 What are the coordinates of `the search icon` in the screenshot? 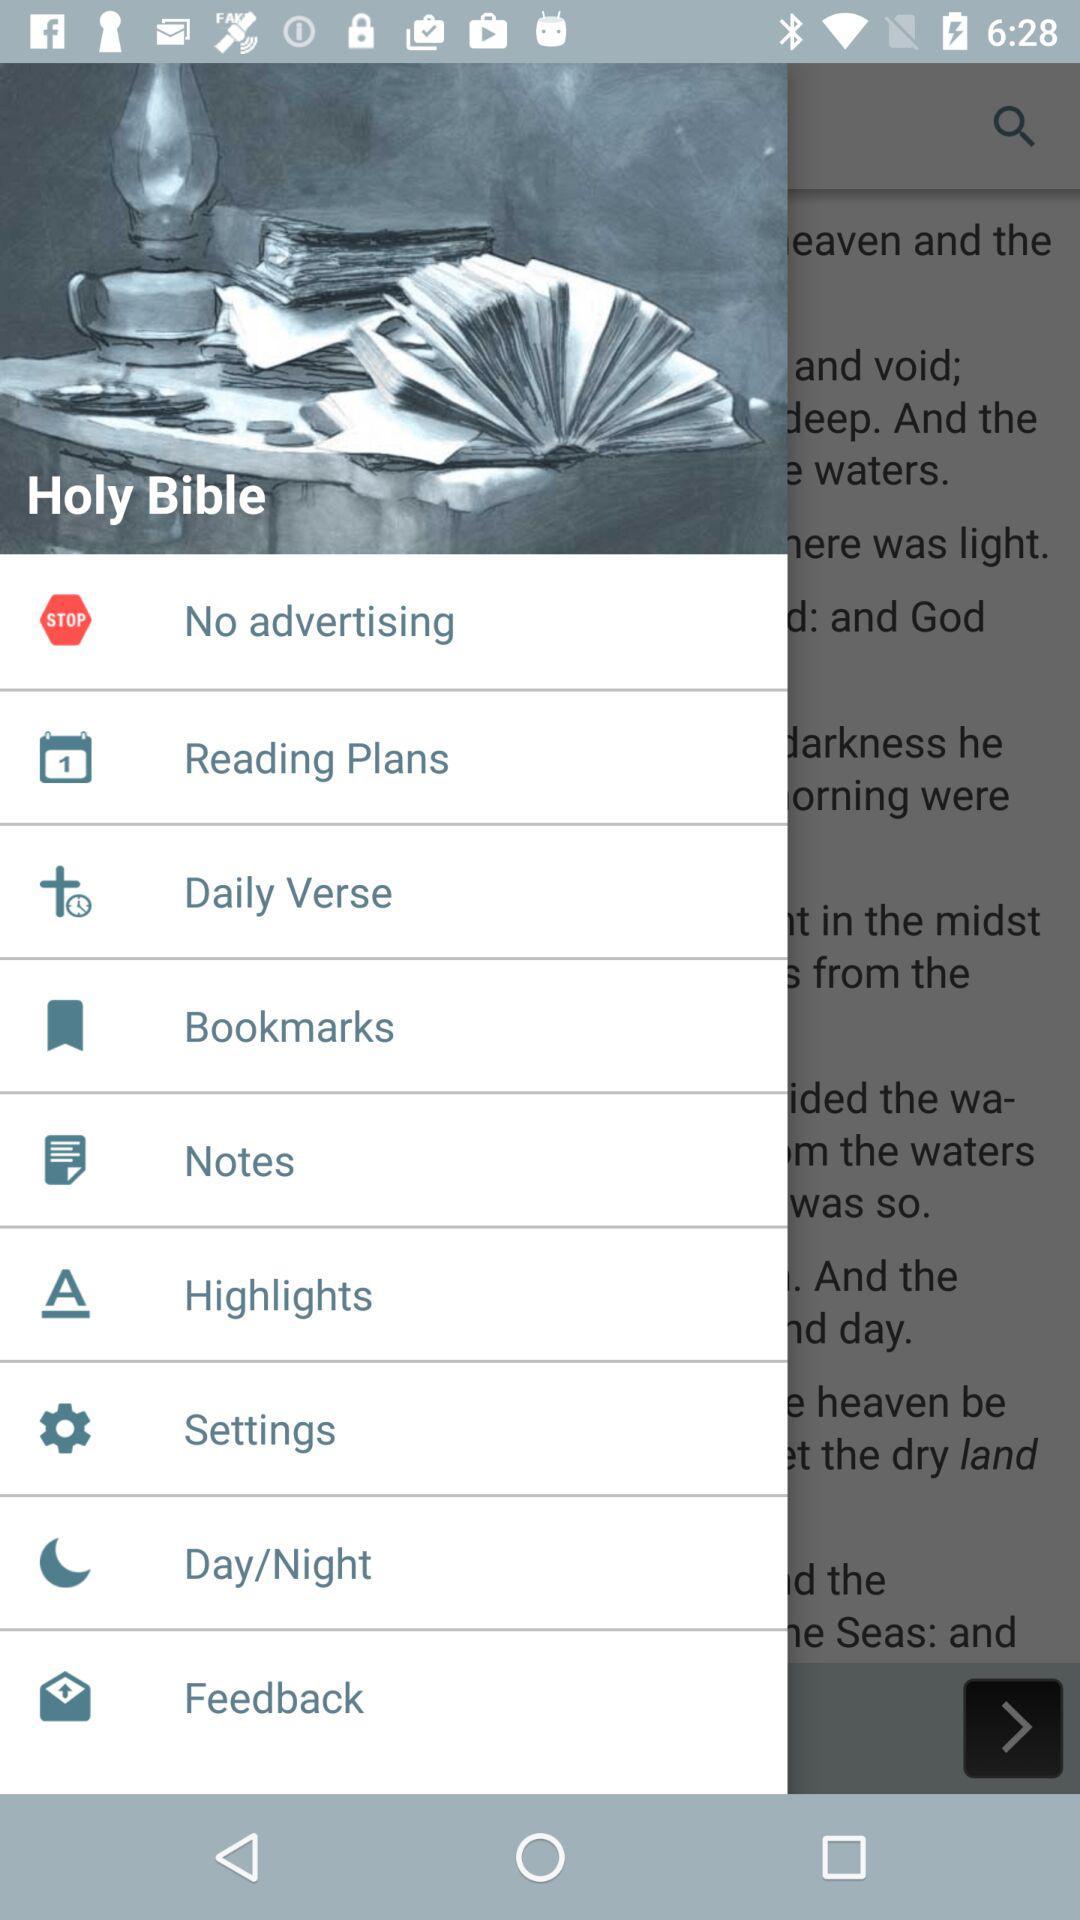 It's located at (1014, 124).